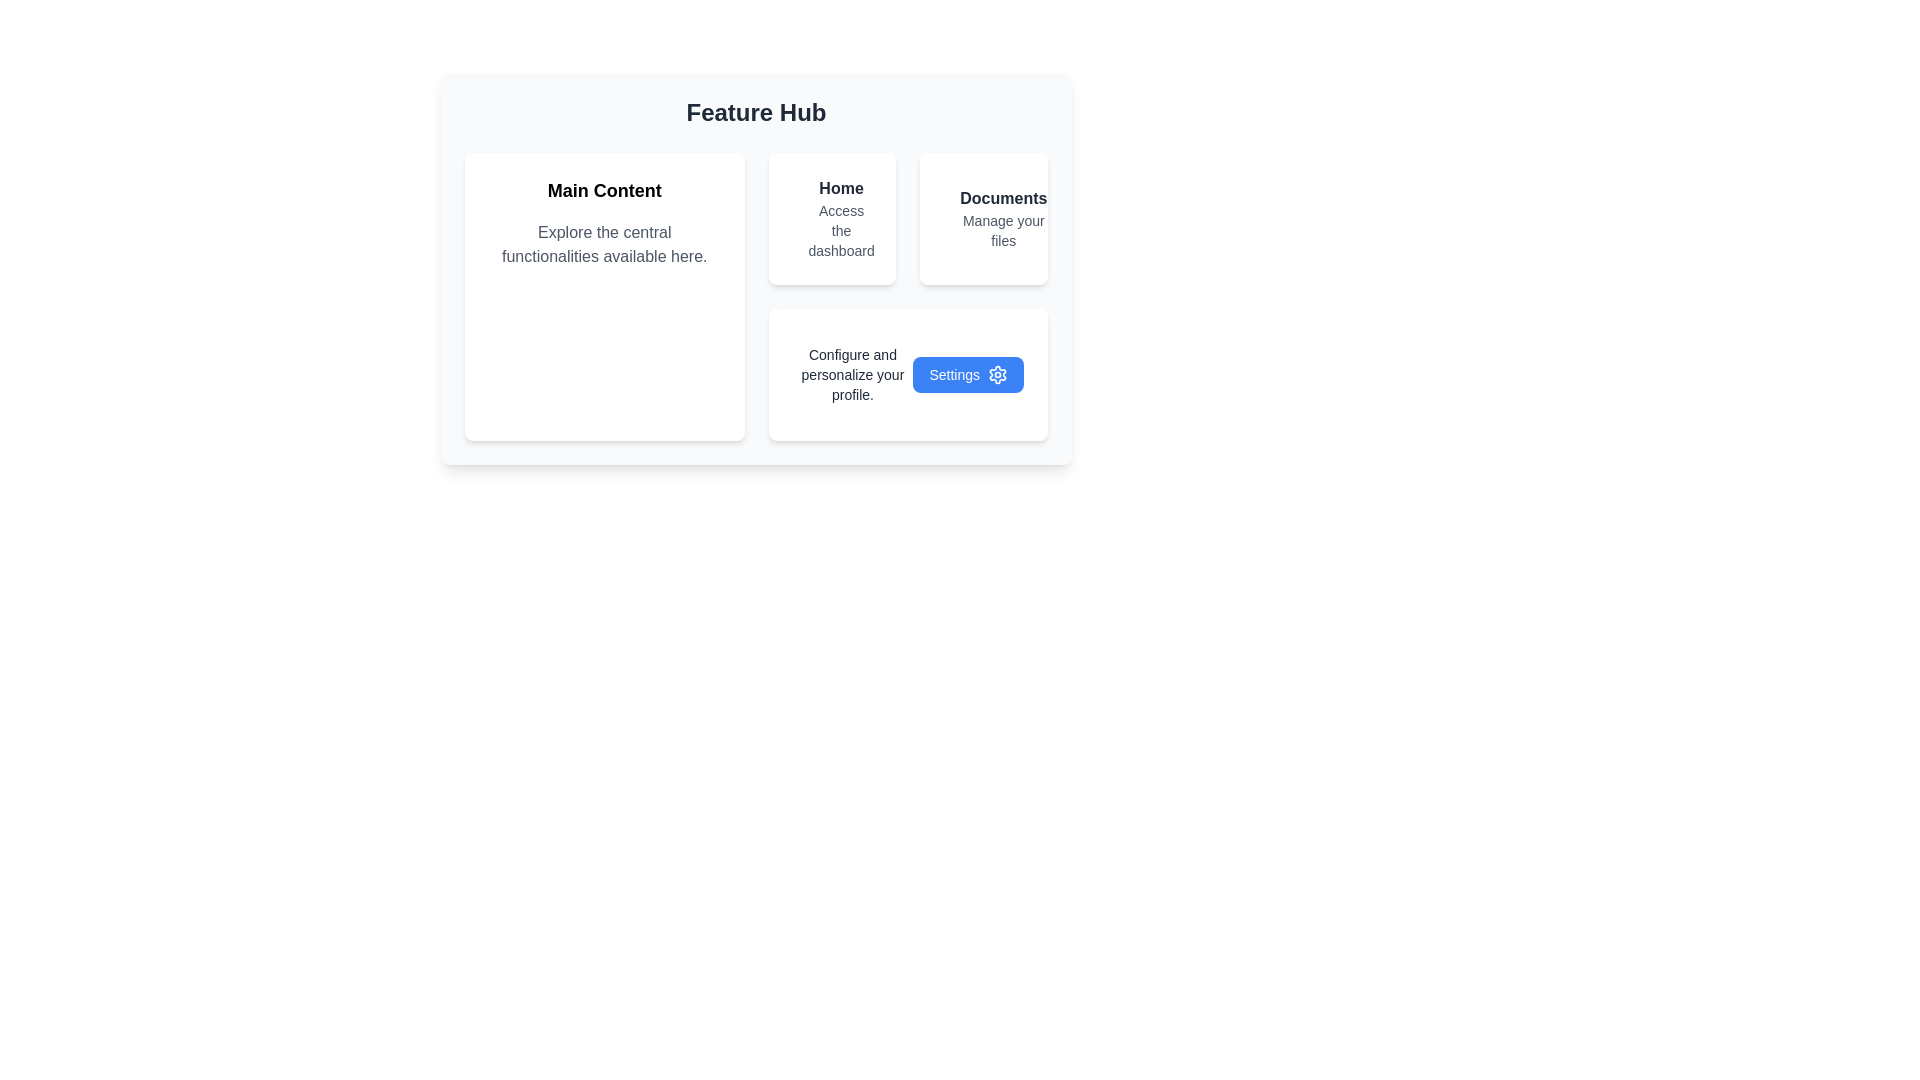 This screenshot has height=1080, width=1920. Describe the element at coordinates (998, 374) in the screenshot. I see `the gear-shaped blue settings icon located on the blue button labeled 'Settings' in the lower-right card of the interface` at that location.